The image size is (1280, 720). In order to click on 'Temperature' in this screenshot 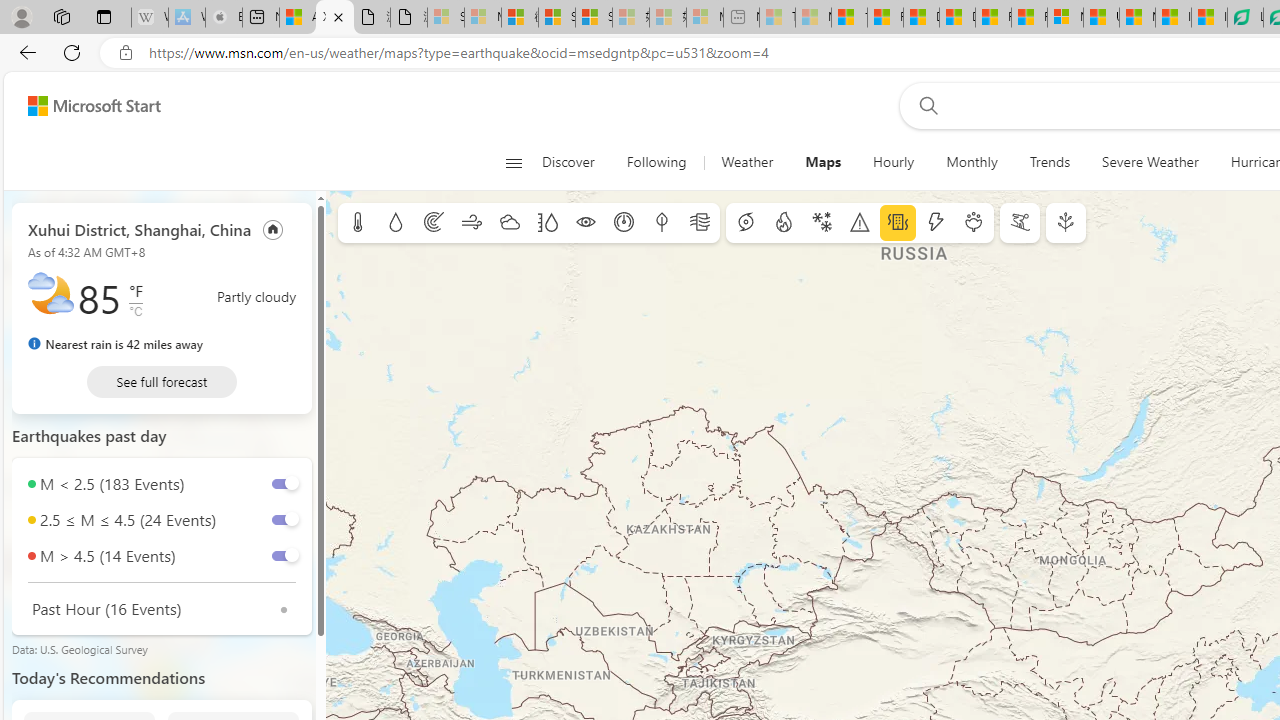, I will do `click(358, 223)`.